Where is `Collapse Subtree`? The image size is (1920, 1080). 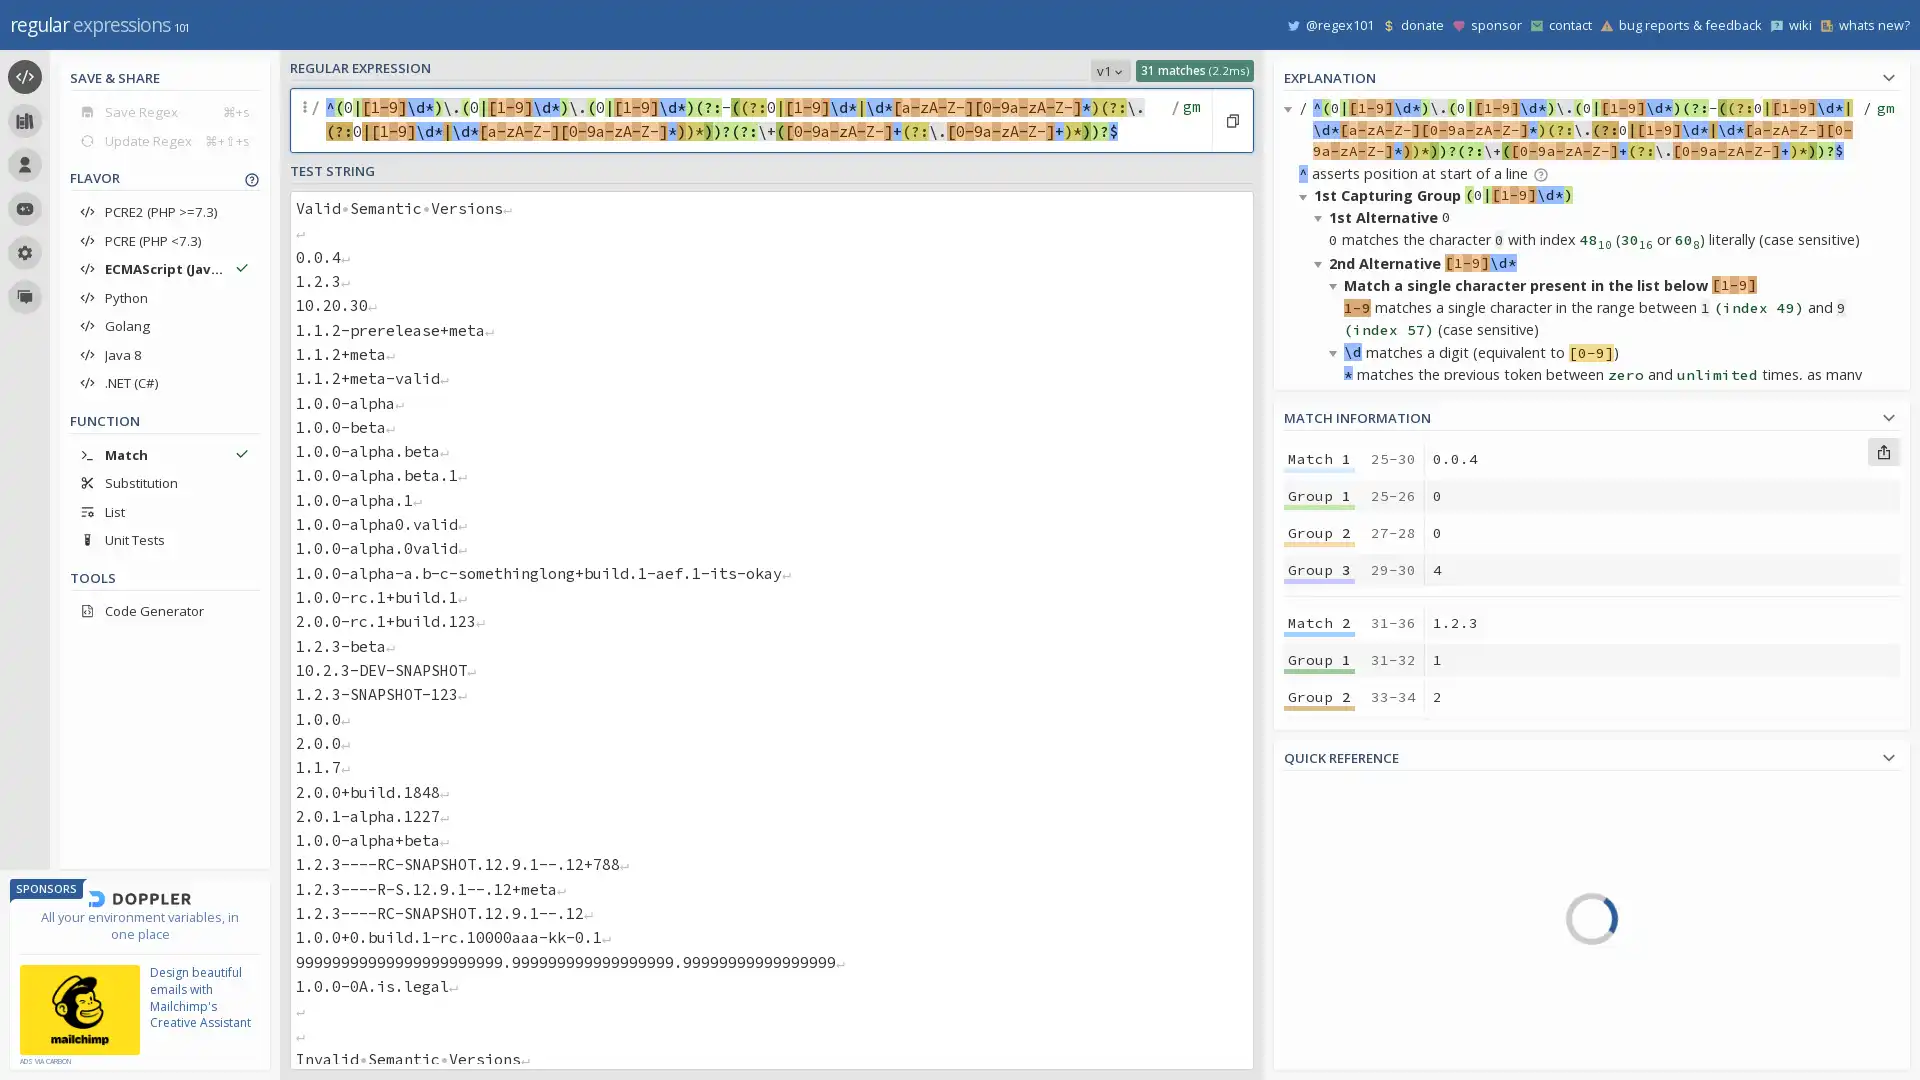
Collapse Subtree is located at coordinates (1321, 217).